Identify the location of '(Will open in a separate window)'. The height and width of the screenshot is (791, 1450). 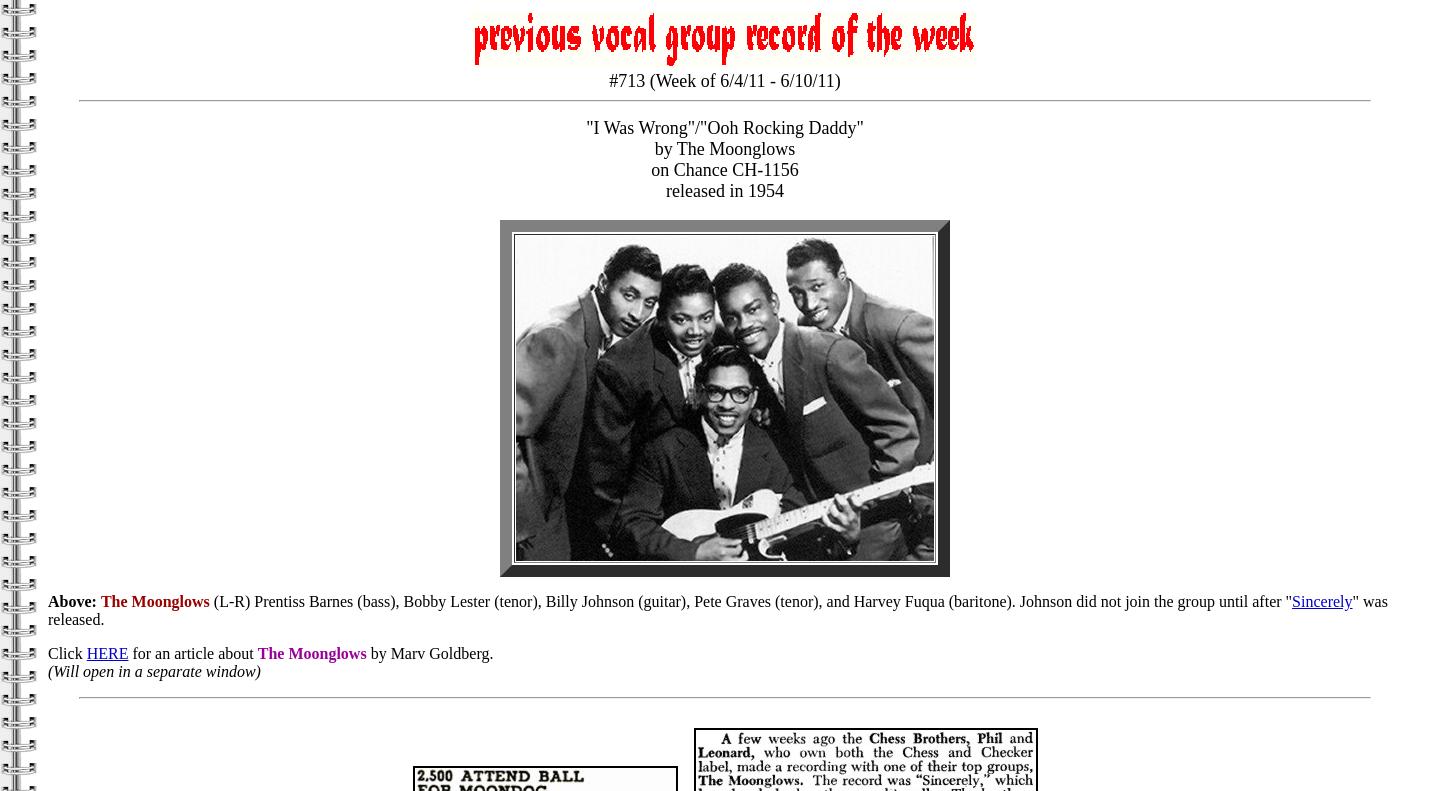
(47, 671).